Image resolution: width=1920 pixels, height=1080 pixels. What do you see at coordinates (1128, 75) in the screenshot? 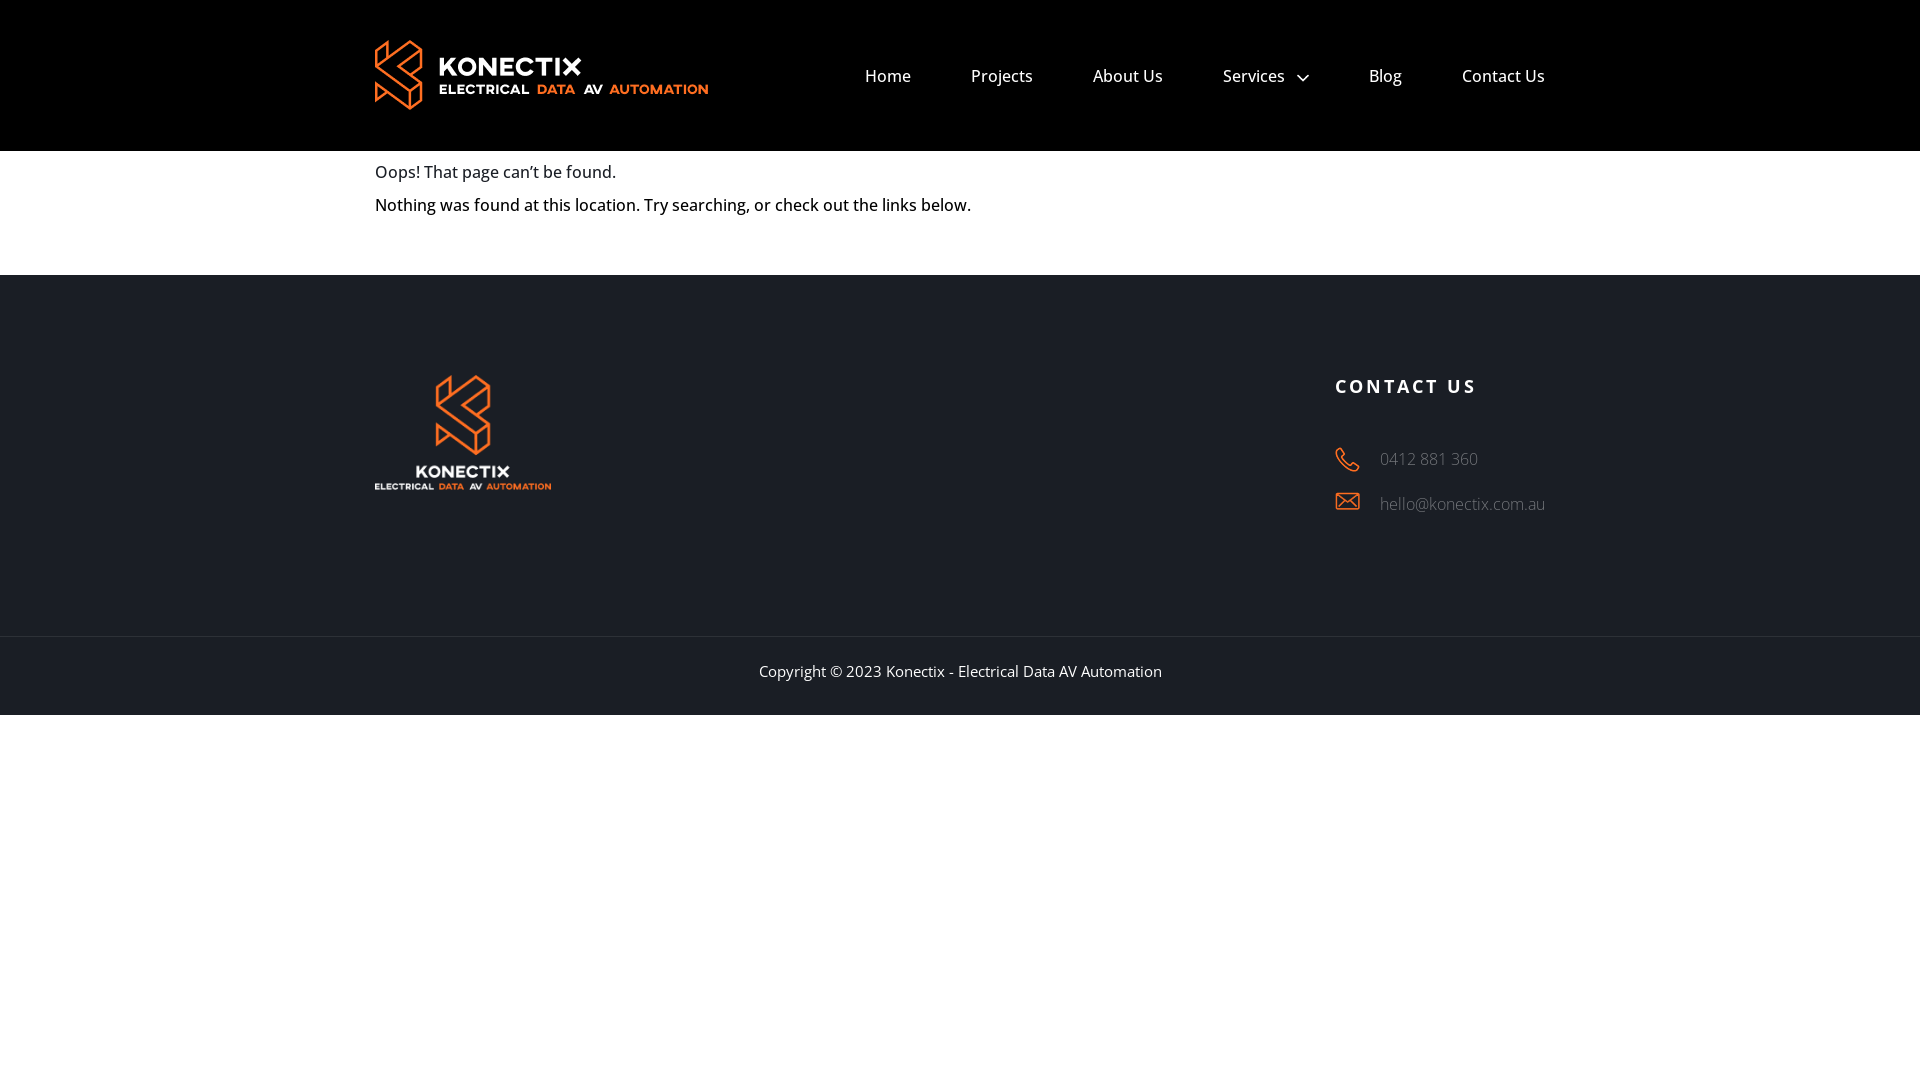
I see `'About Us'` at bounding box center [1128, 75].